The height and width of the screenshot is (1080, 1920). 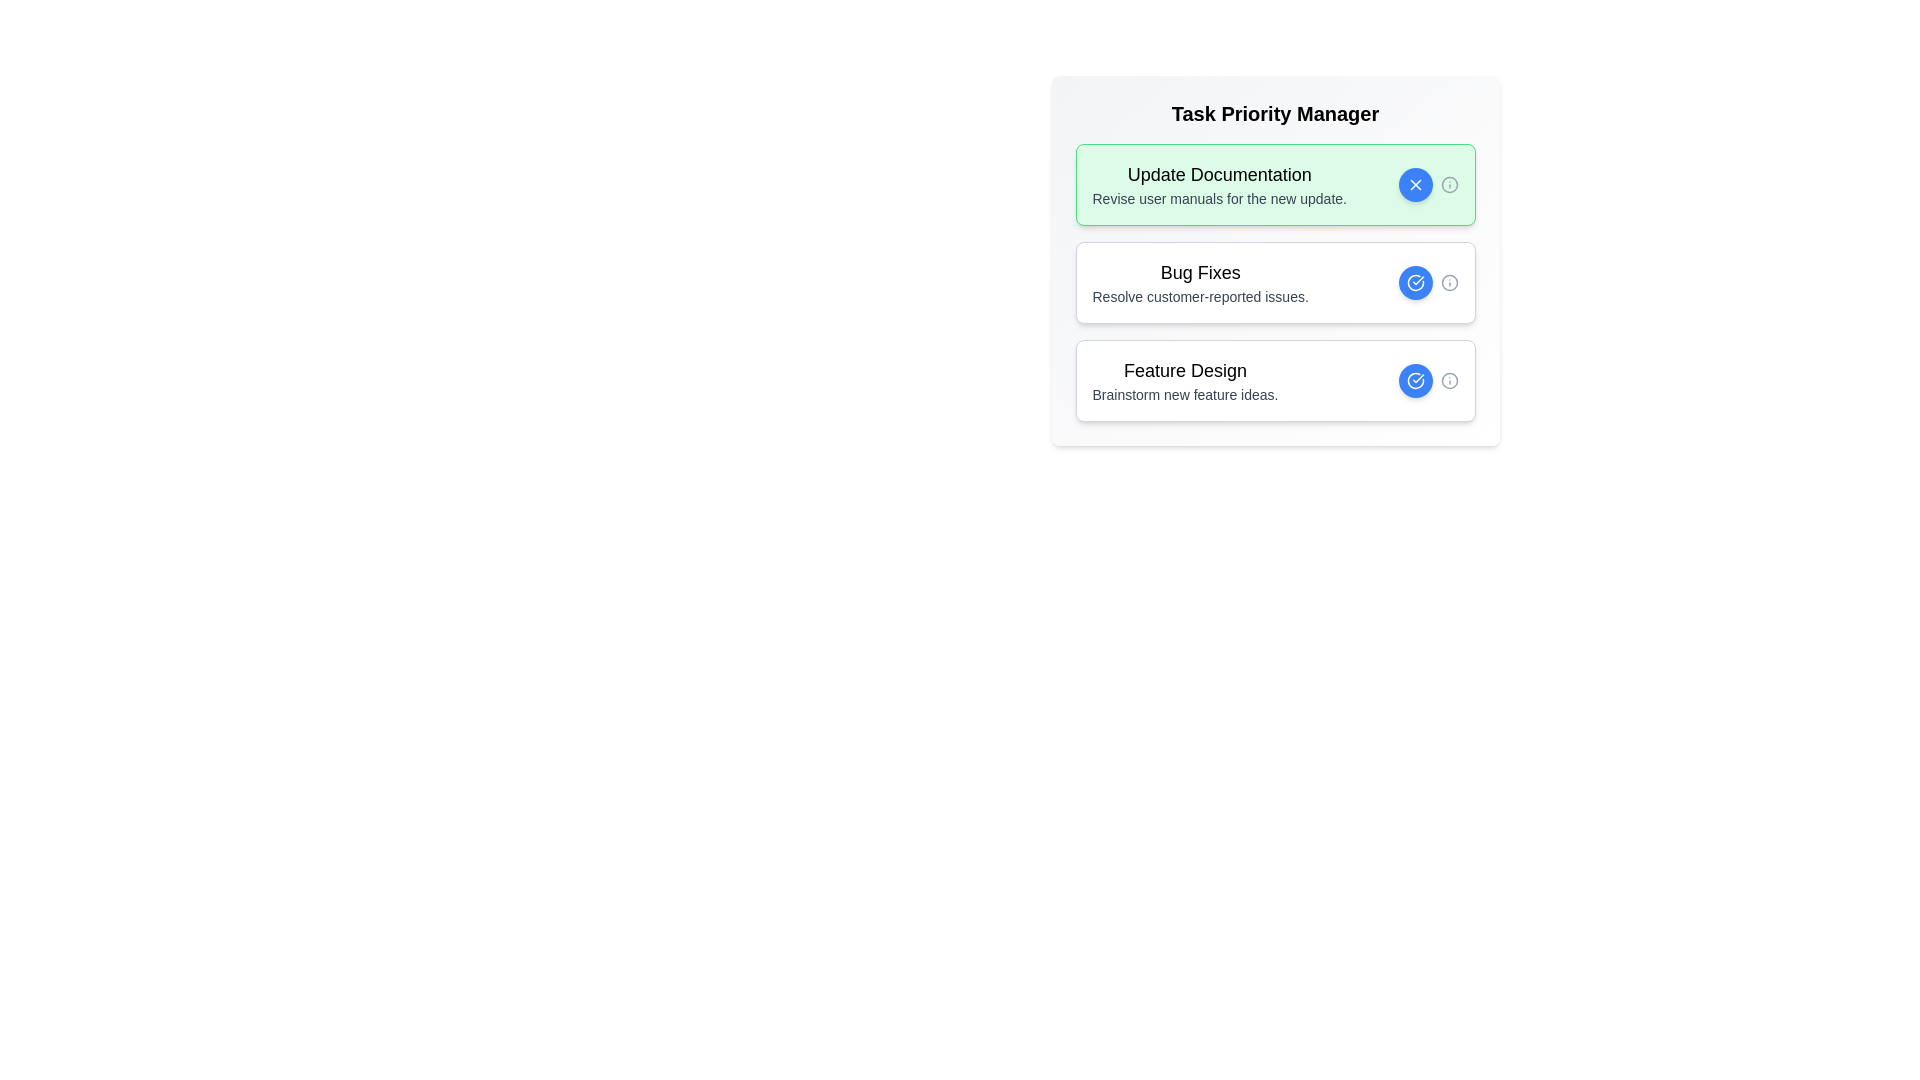 I want to click on the info icon for the task titled 'Bug Fixes' to view additional information, so click(x=1449, y=282).